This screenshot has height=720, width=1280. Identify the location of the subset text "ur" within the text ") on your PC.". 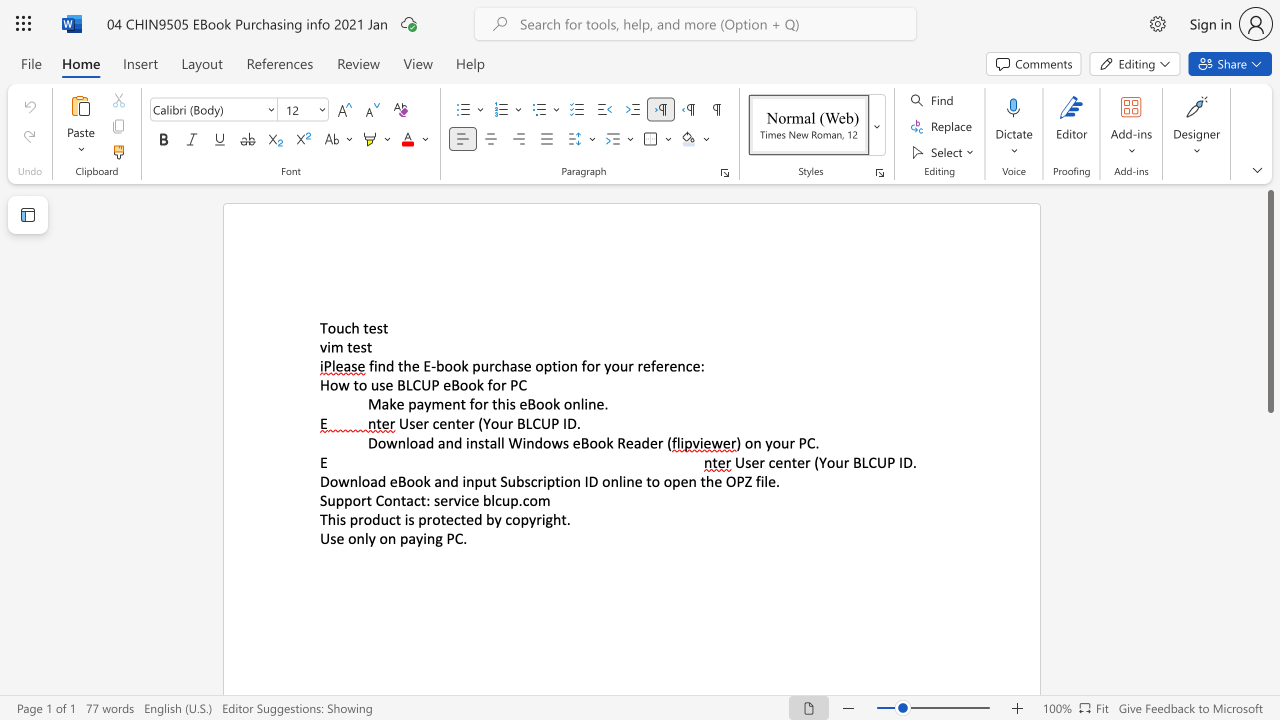
(780, 442).